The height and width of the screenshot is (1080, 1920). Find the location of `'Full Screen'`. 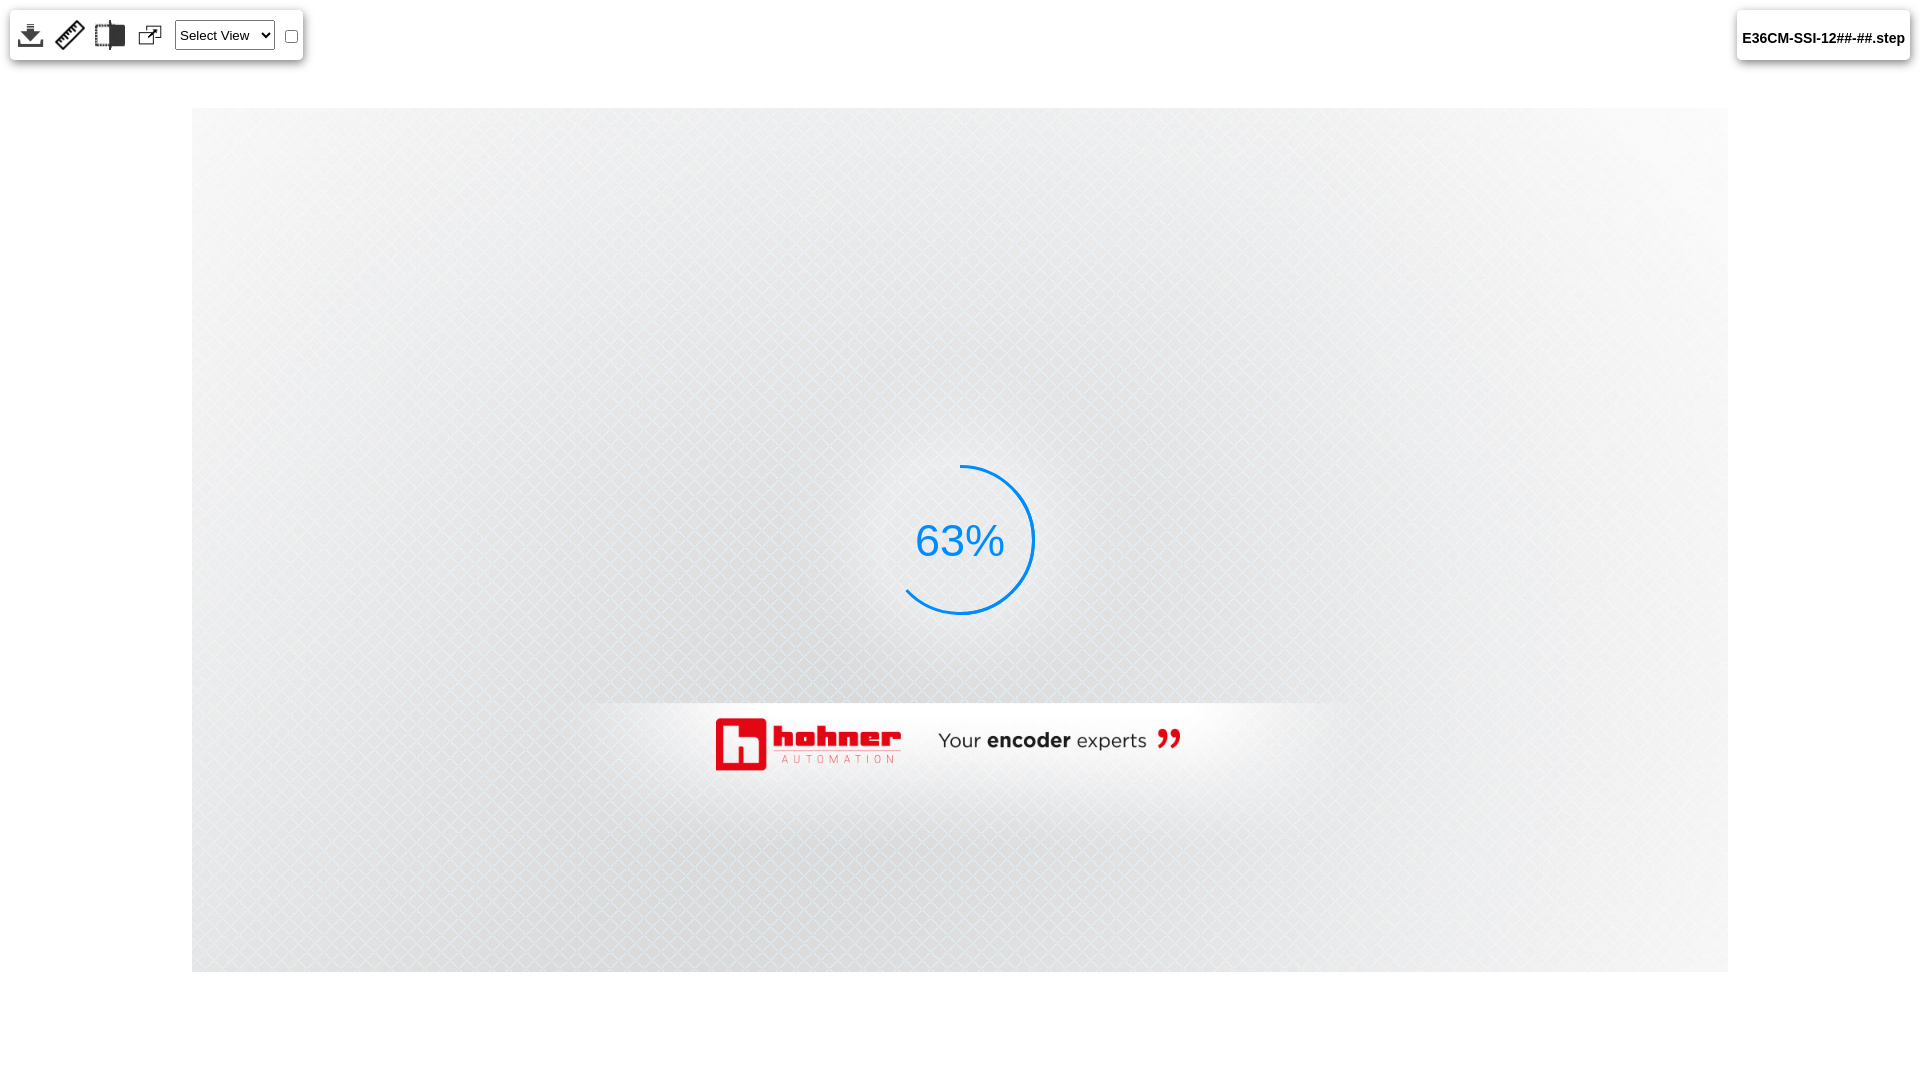

'Full Screen' is located at coordinates (148, 34).